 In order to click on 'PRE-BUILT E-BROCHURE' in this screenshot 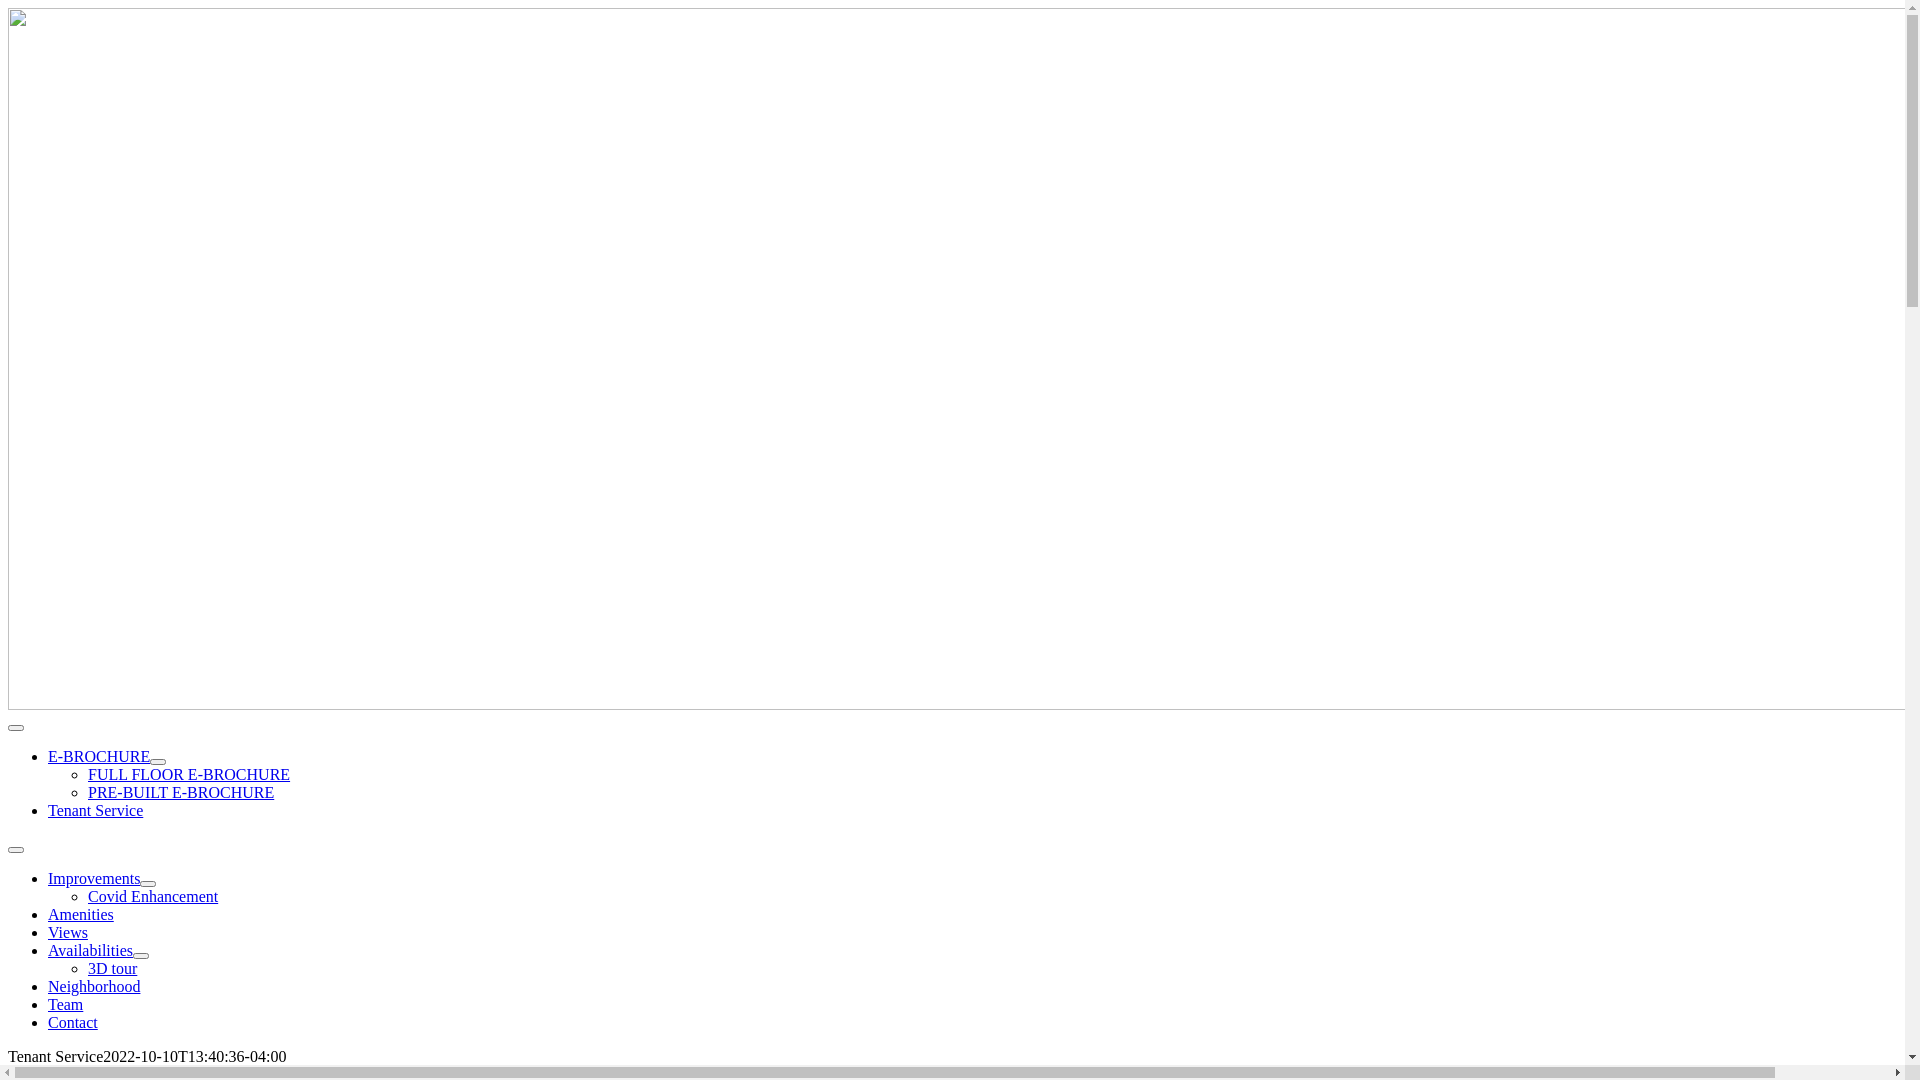, I will do `click(181, 791)`.